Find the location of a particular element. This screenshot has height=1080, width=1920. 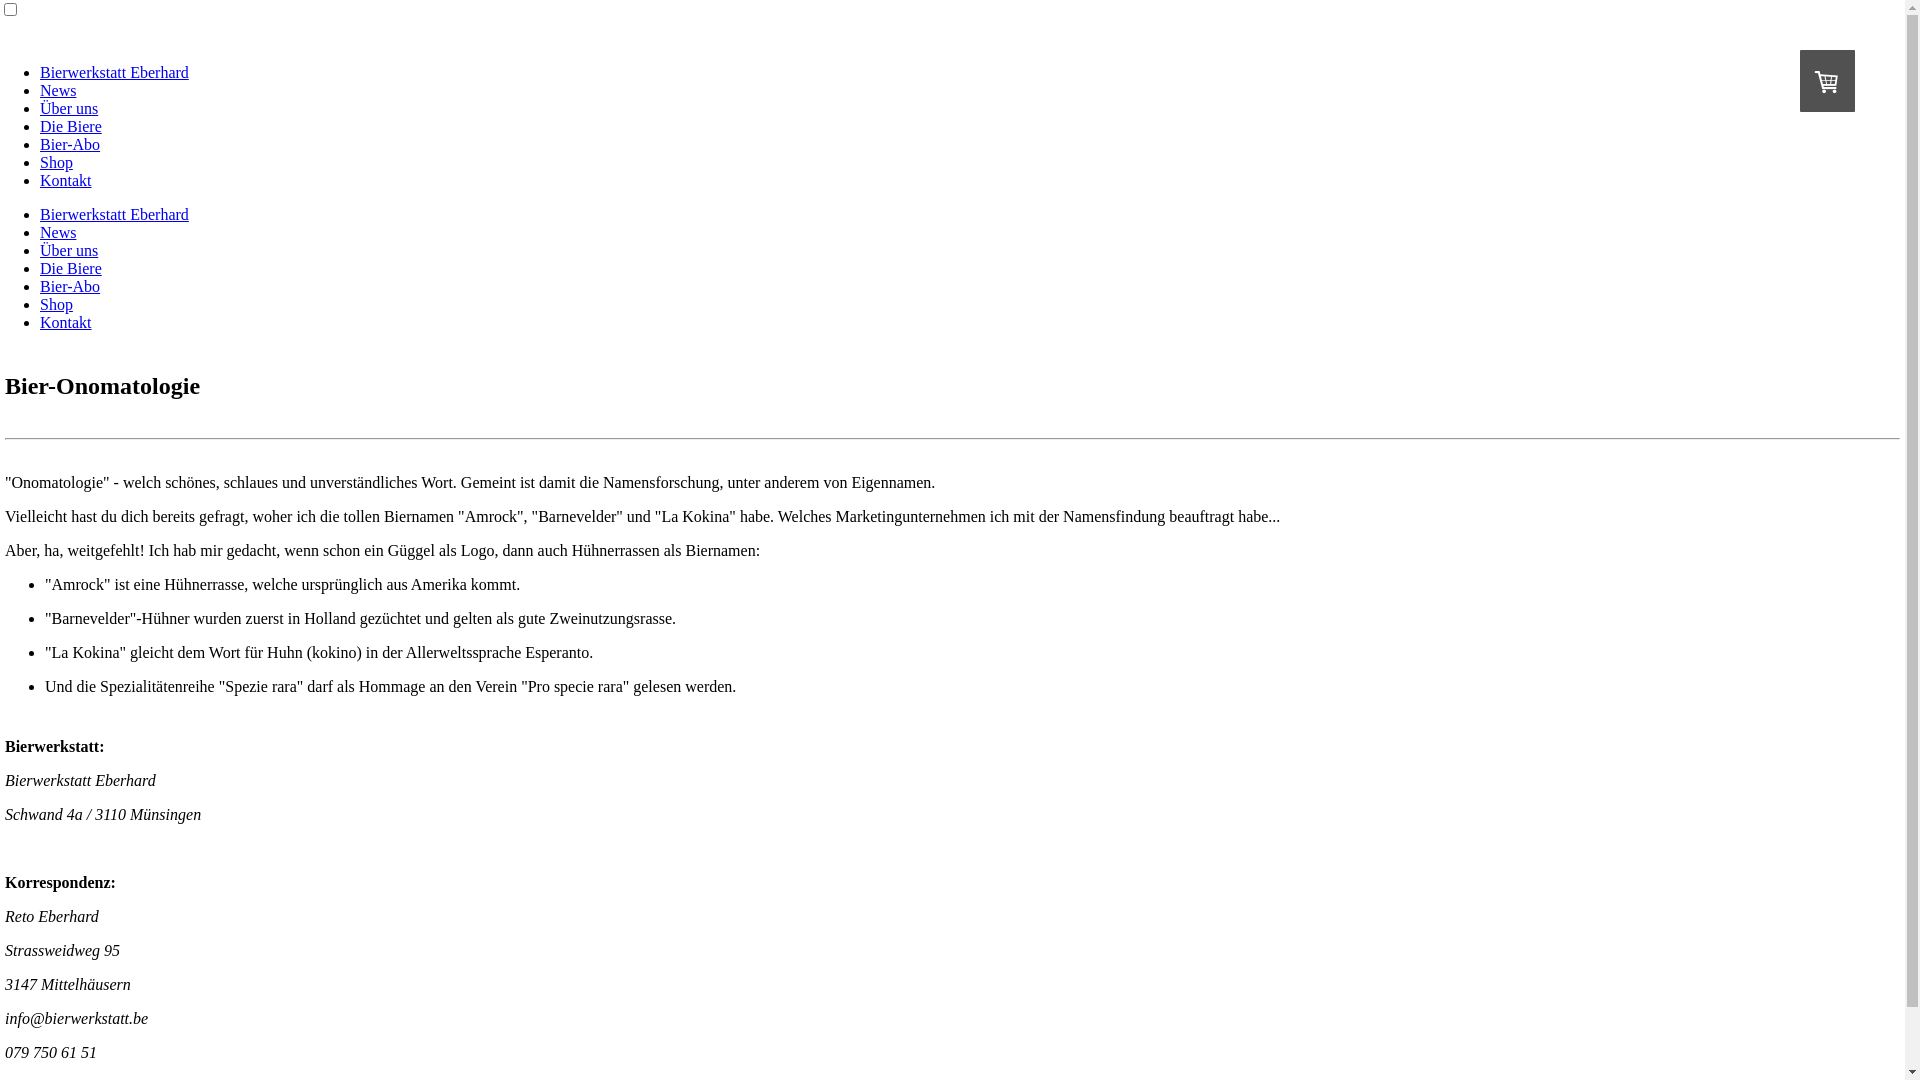

'Kontakt' is located at coordinates (66, 321).